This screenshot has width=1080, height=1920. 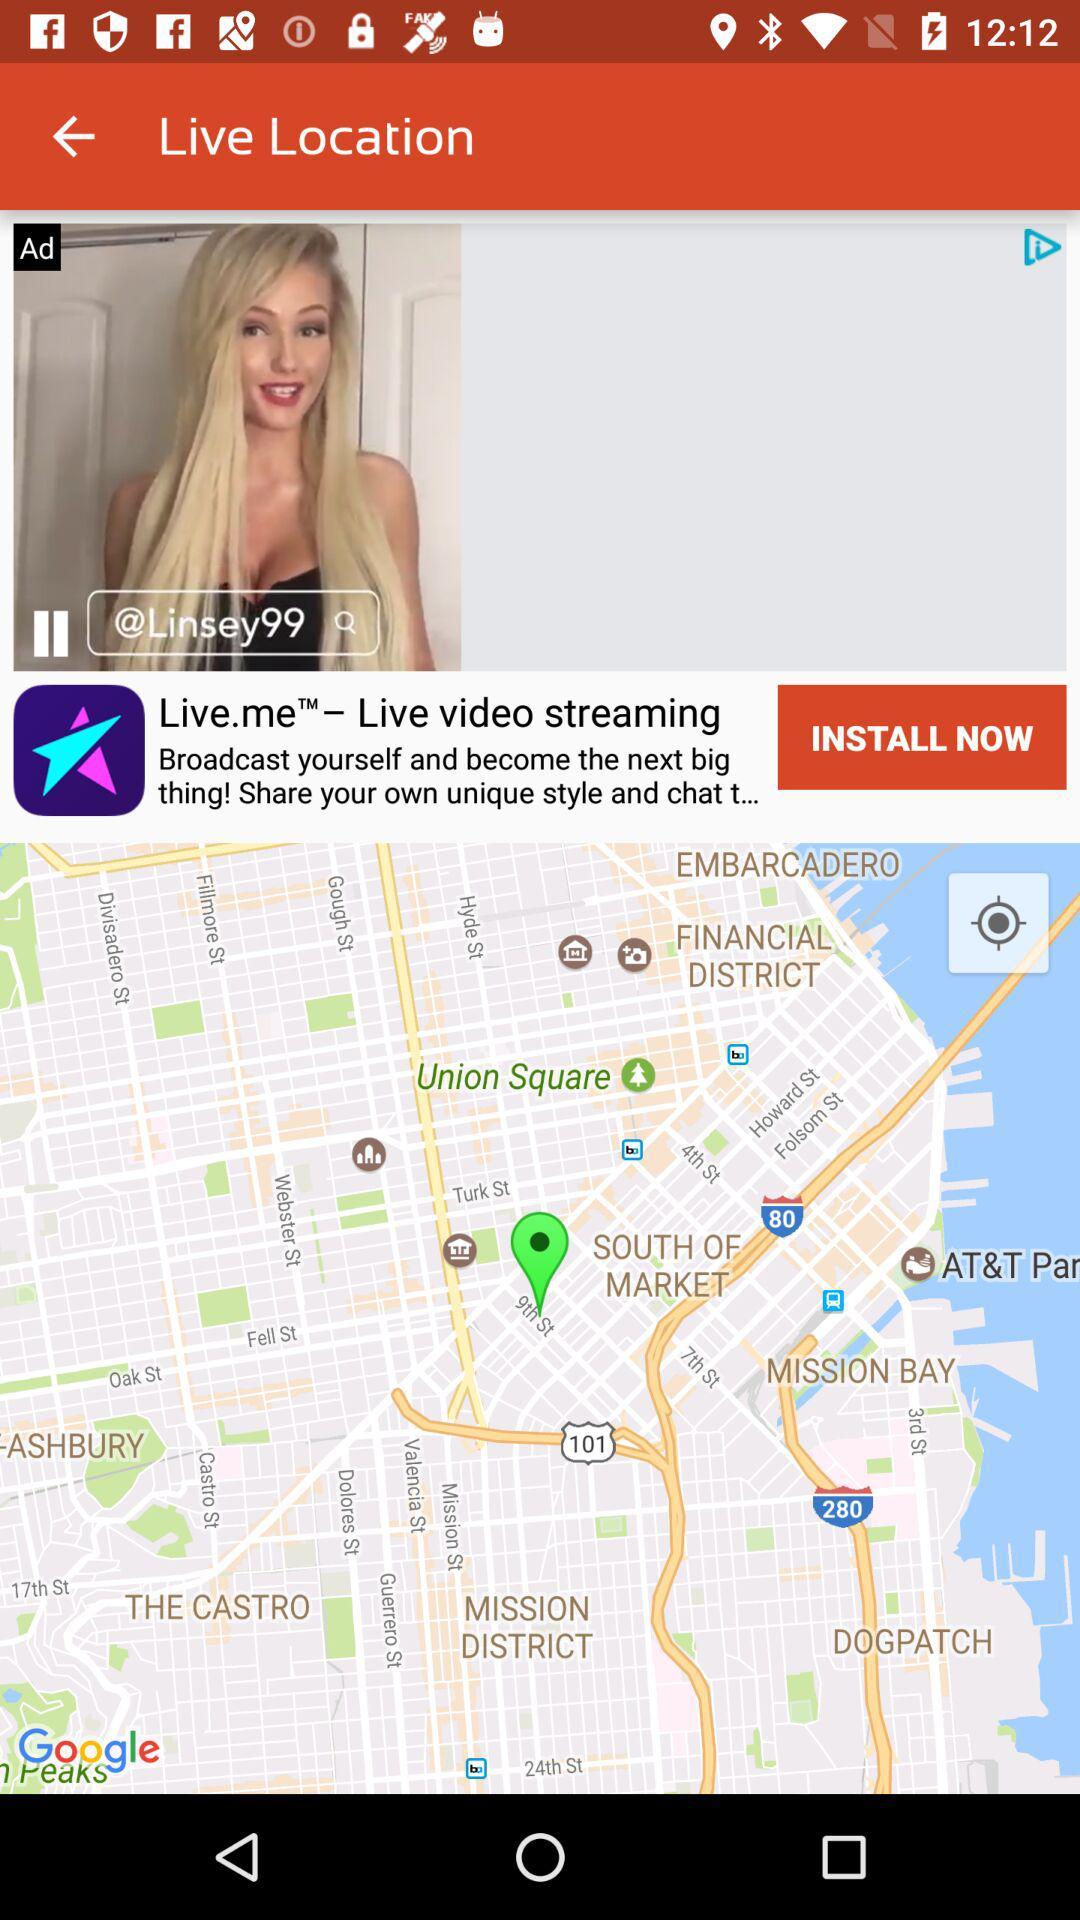 What do you see at coordinates (998, 923) in the screenshot?
I see `the location_crosshair icon` at bounding box center [998, 923].